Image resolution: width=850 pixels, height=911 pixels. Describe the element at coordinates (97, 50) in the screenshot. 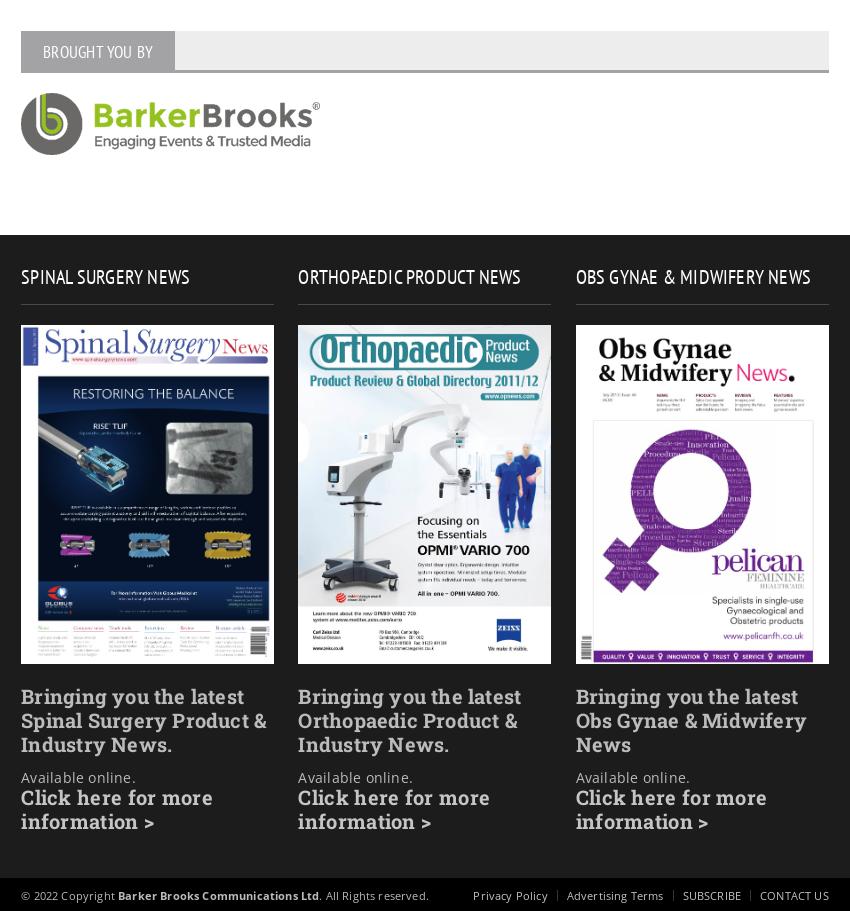

I see `'Brought you by'` at that location.